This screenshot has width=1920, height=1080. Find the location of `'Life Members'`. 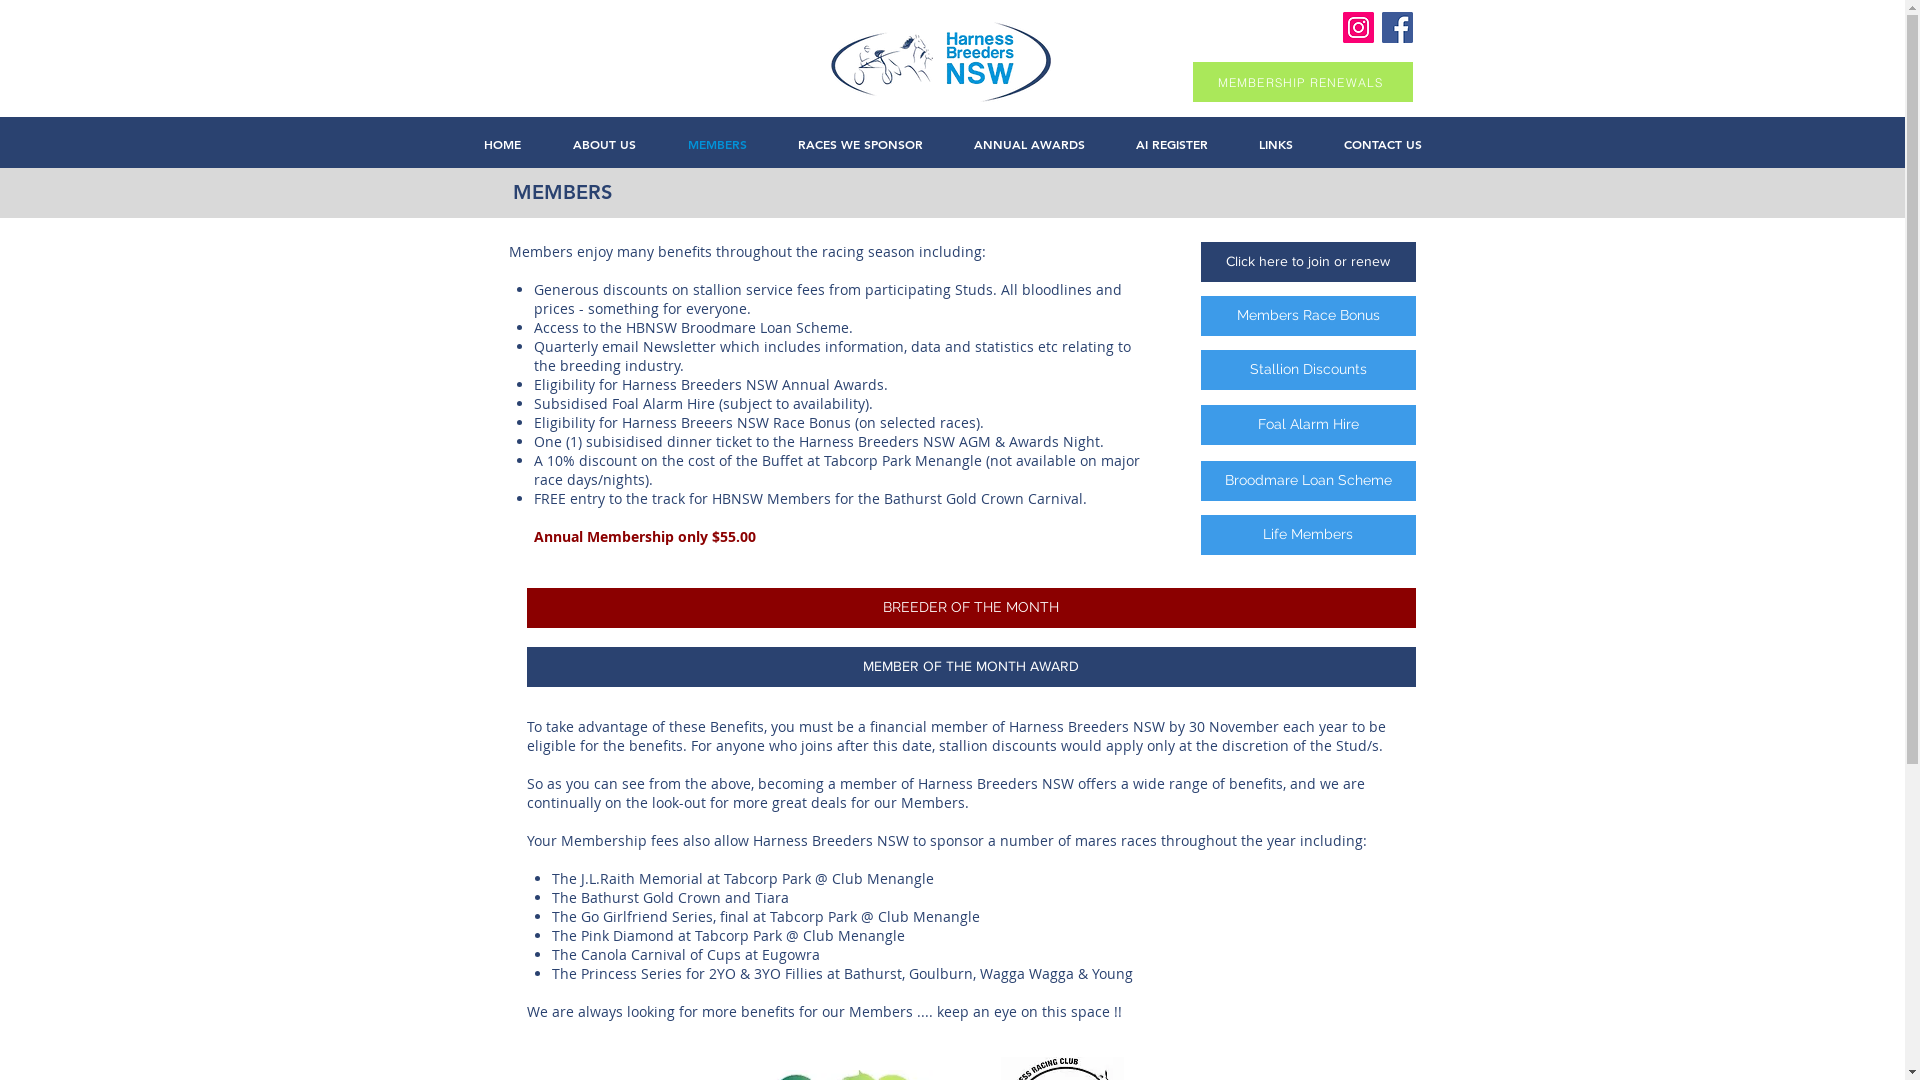

'Life Members' is located at coordinates (1307, 534).